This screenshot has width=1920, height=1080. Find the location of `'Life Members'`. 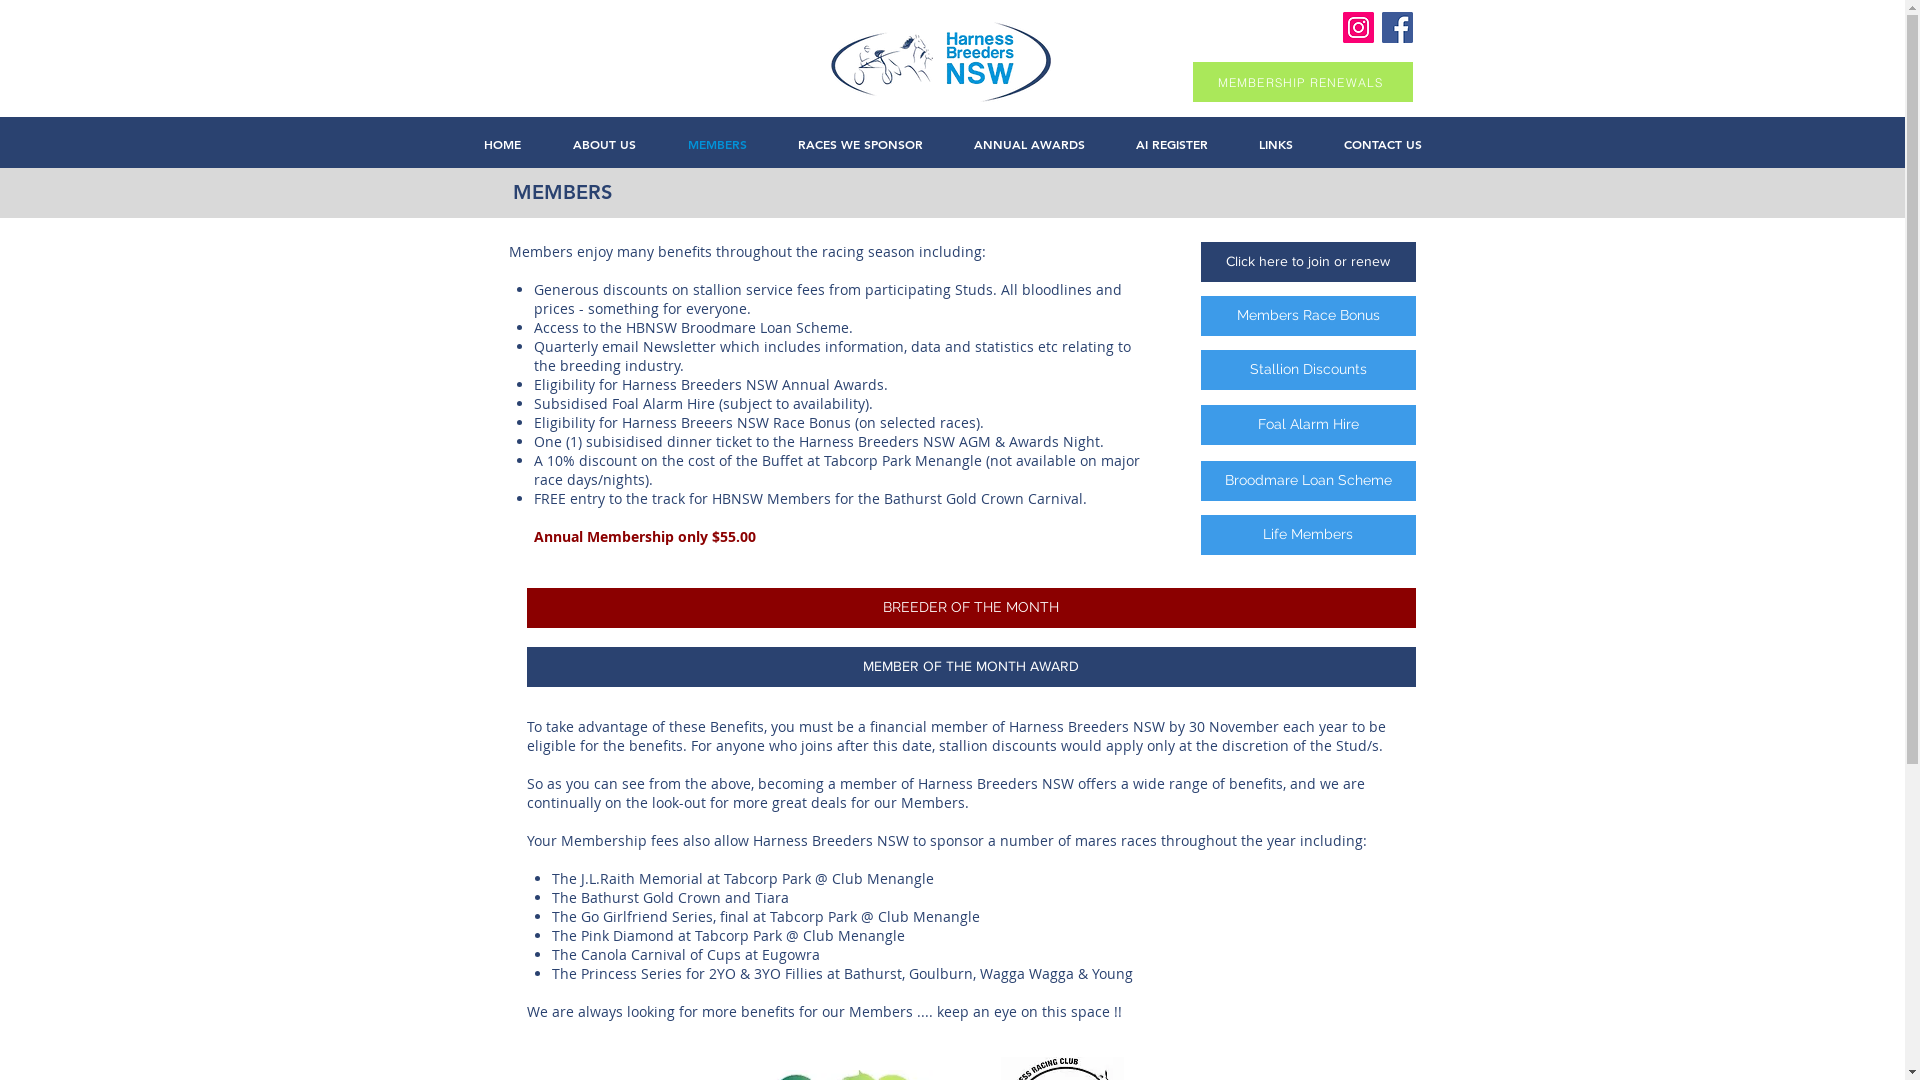

'Life Members' is located at coordinates (1307, 534).